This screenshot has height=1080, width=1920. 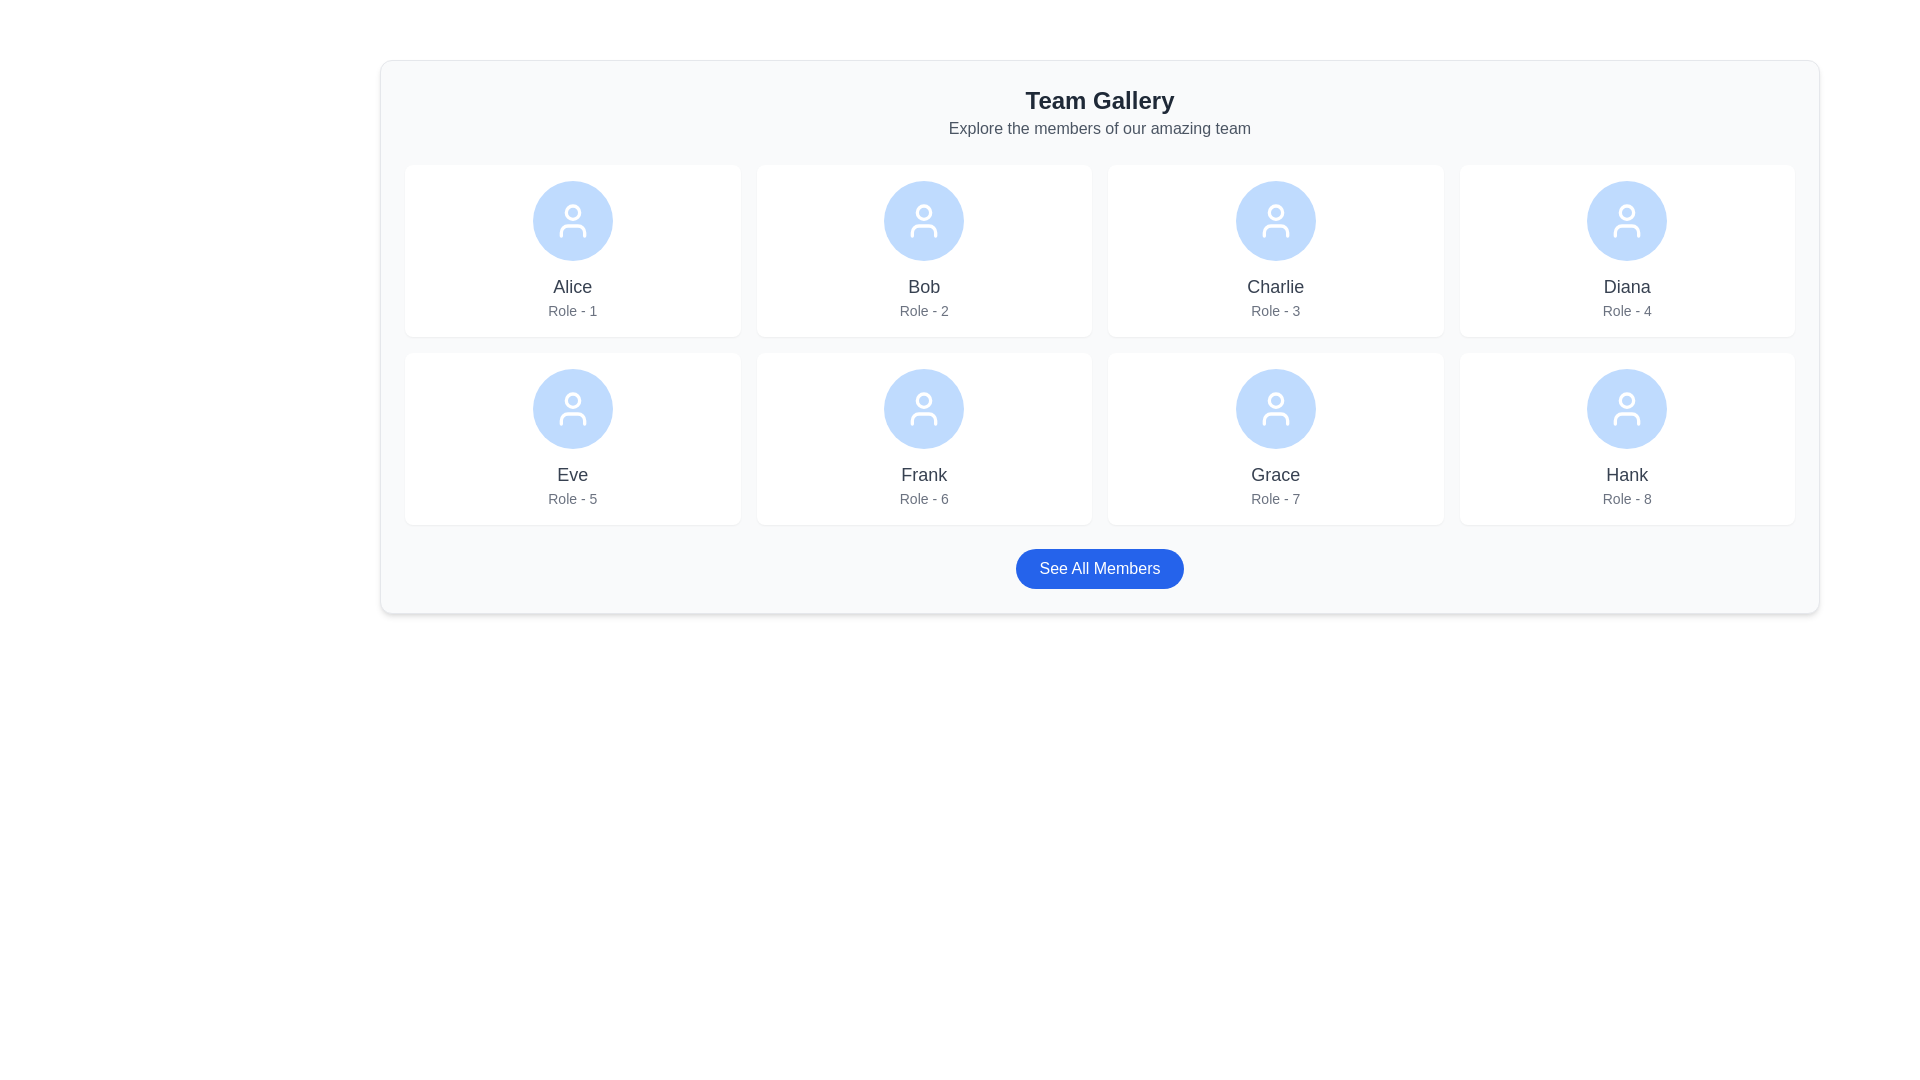 I want to click on the 'See All Members' button with a blue background and white text located at the bottom of the 'Team Gallery' section, so click(x=1098, y=569).